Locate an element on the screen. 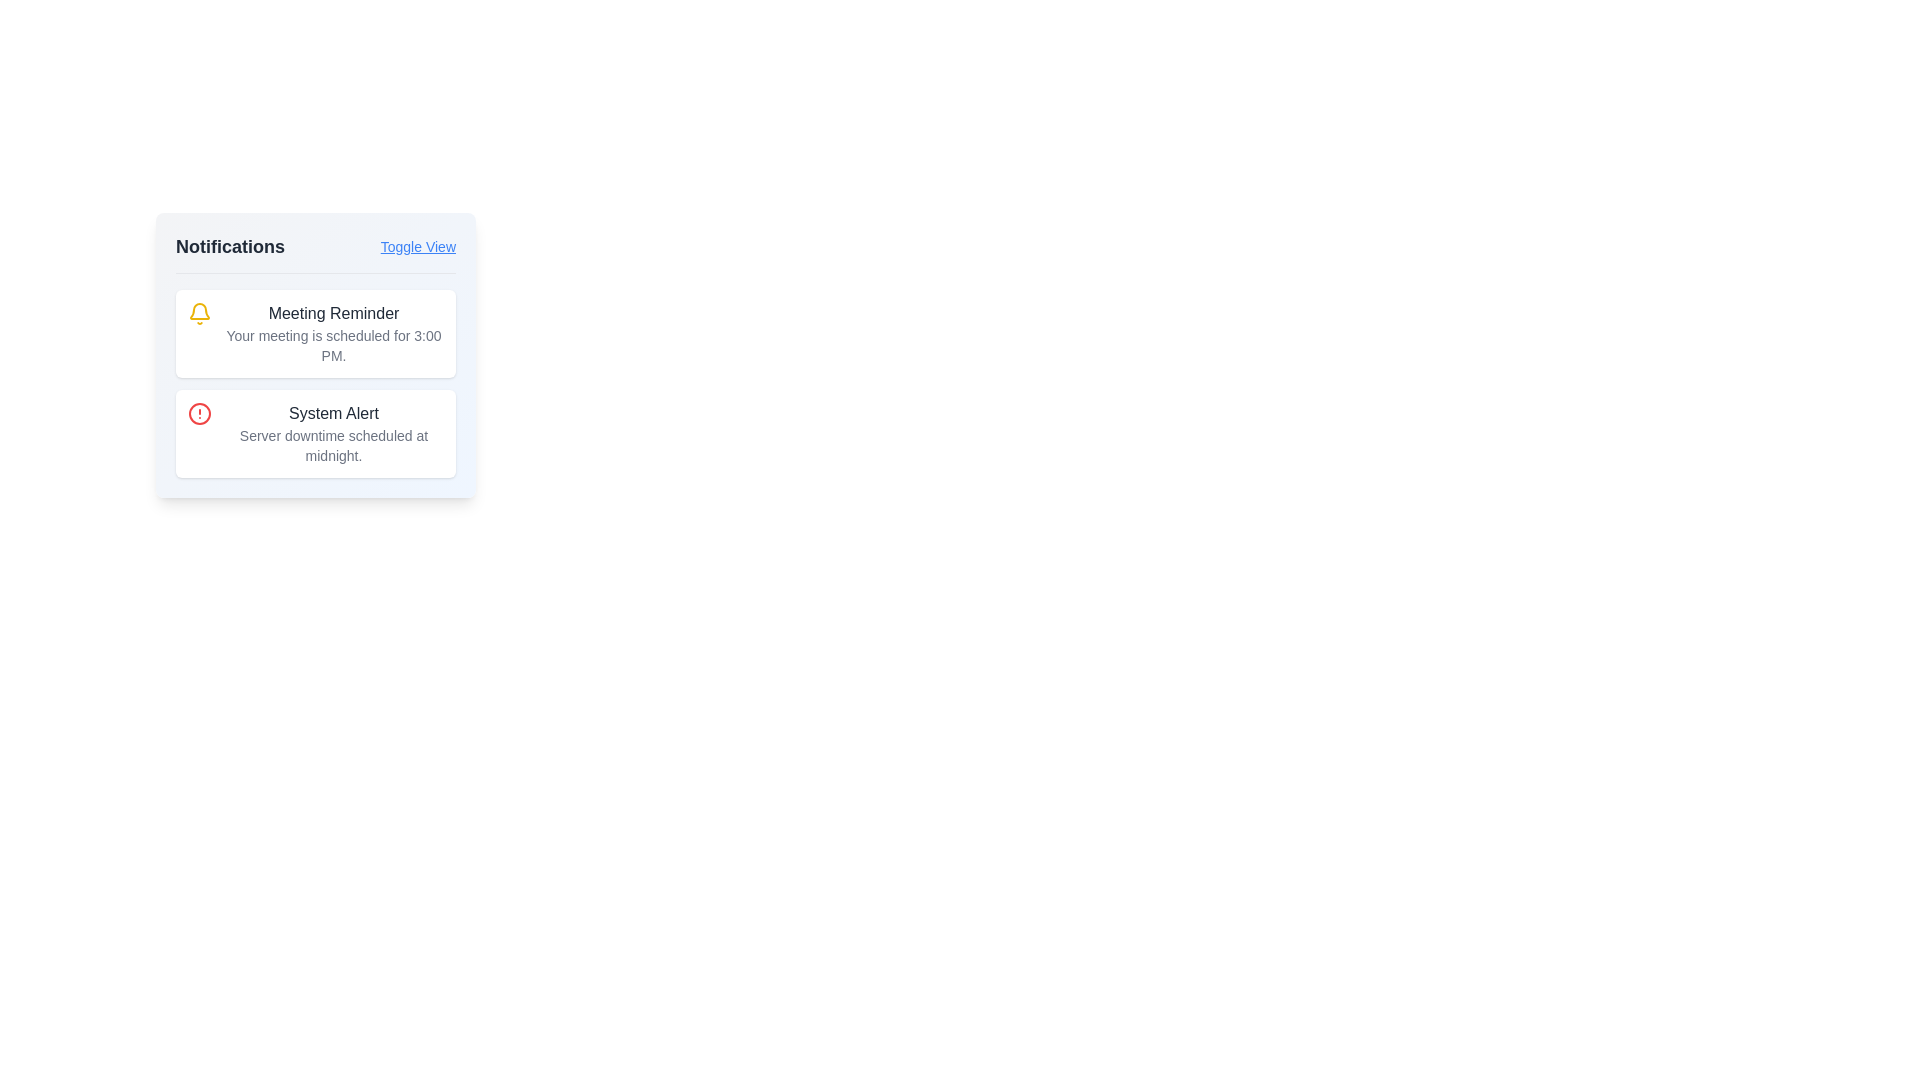 The height and width of the screenshot is (1080, 1920). the illustrative decoration within the SVG bell icon located in the notification panel, positioned centrally relative to the bell's outline is located at coordinates (200, 311).